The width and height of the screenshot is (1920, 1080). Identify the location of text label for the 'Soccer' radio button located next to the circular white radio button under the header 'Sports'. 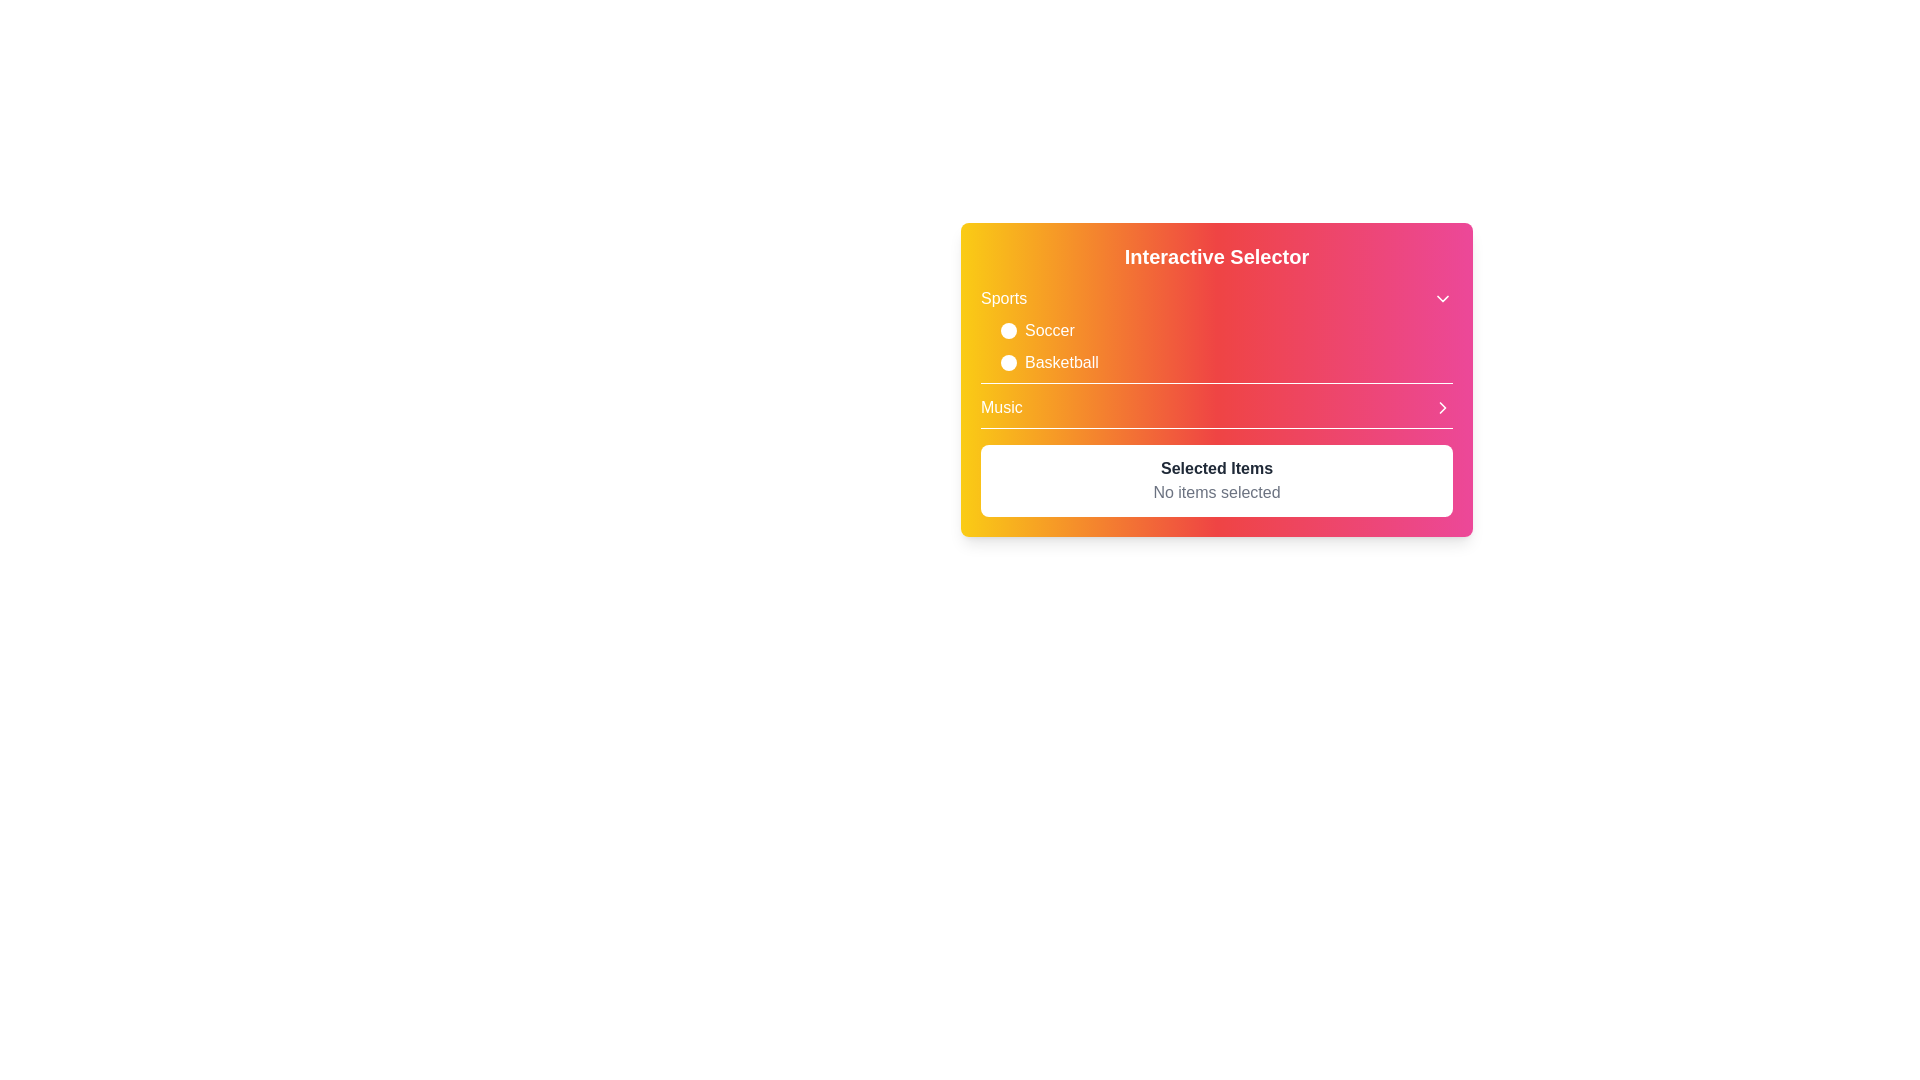
(1048, 330).